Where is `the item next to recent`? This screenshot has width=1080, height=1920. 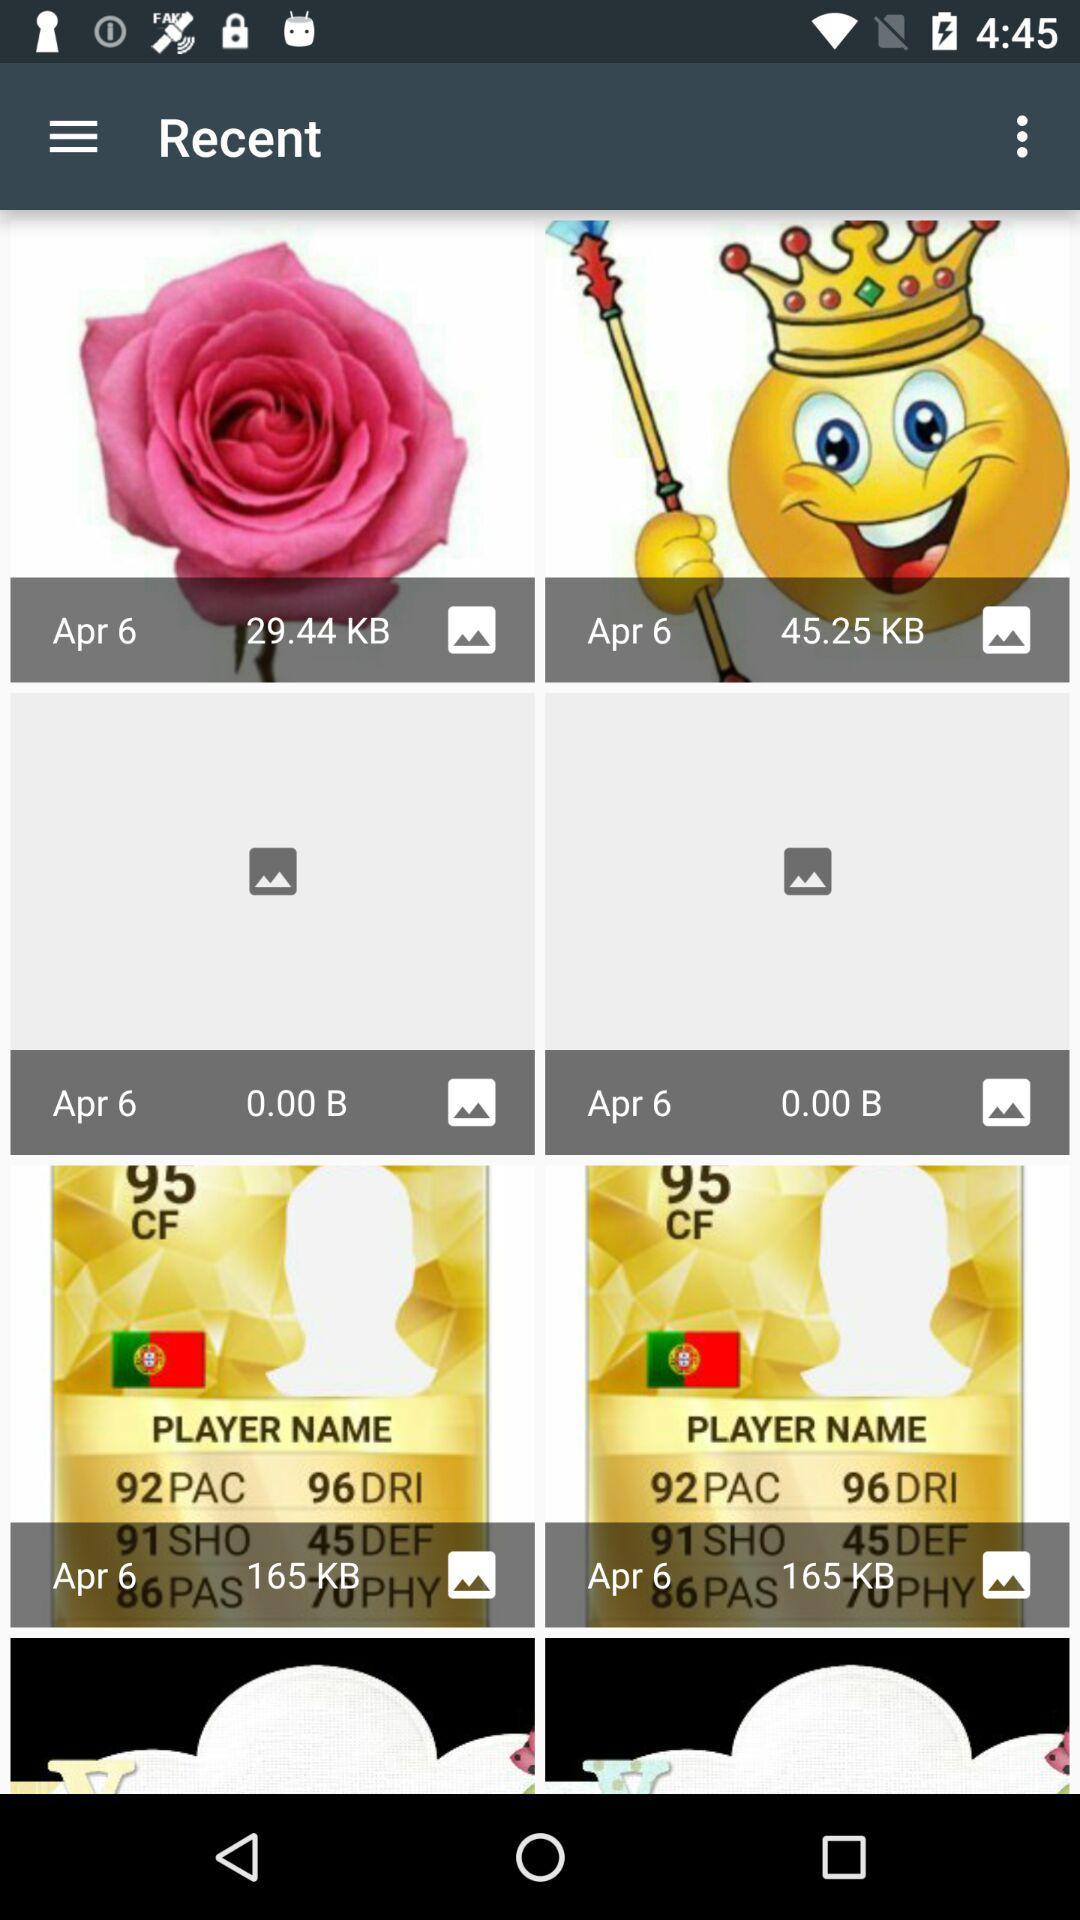 the item next to recent is located at coordinates (1027, 135).